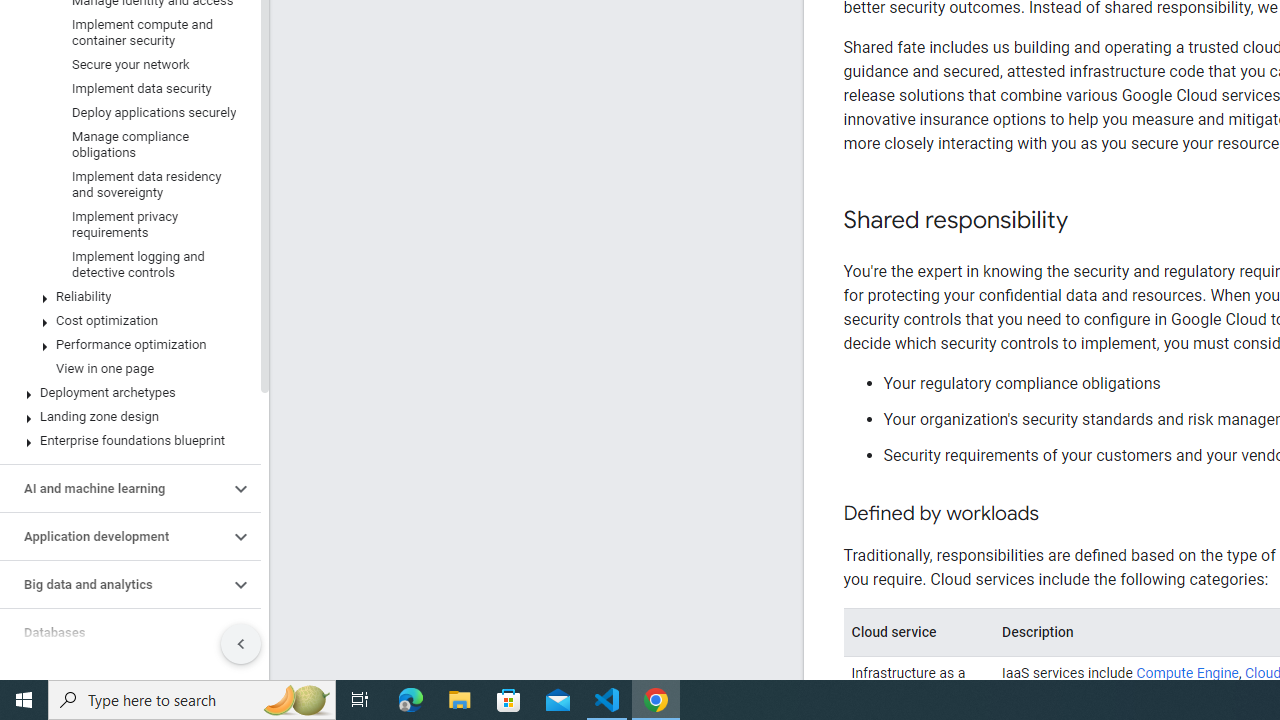  Describe the element at coordinates (125, 368) in the screenshot. I see `'View in one page'` at that location.